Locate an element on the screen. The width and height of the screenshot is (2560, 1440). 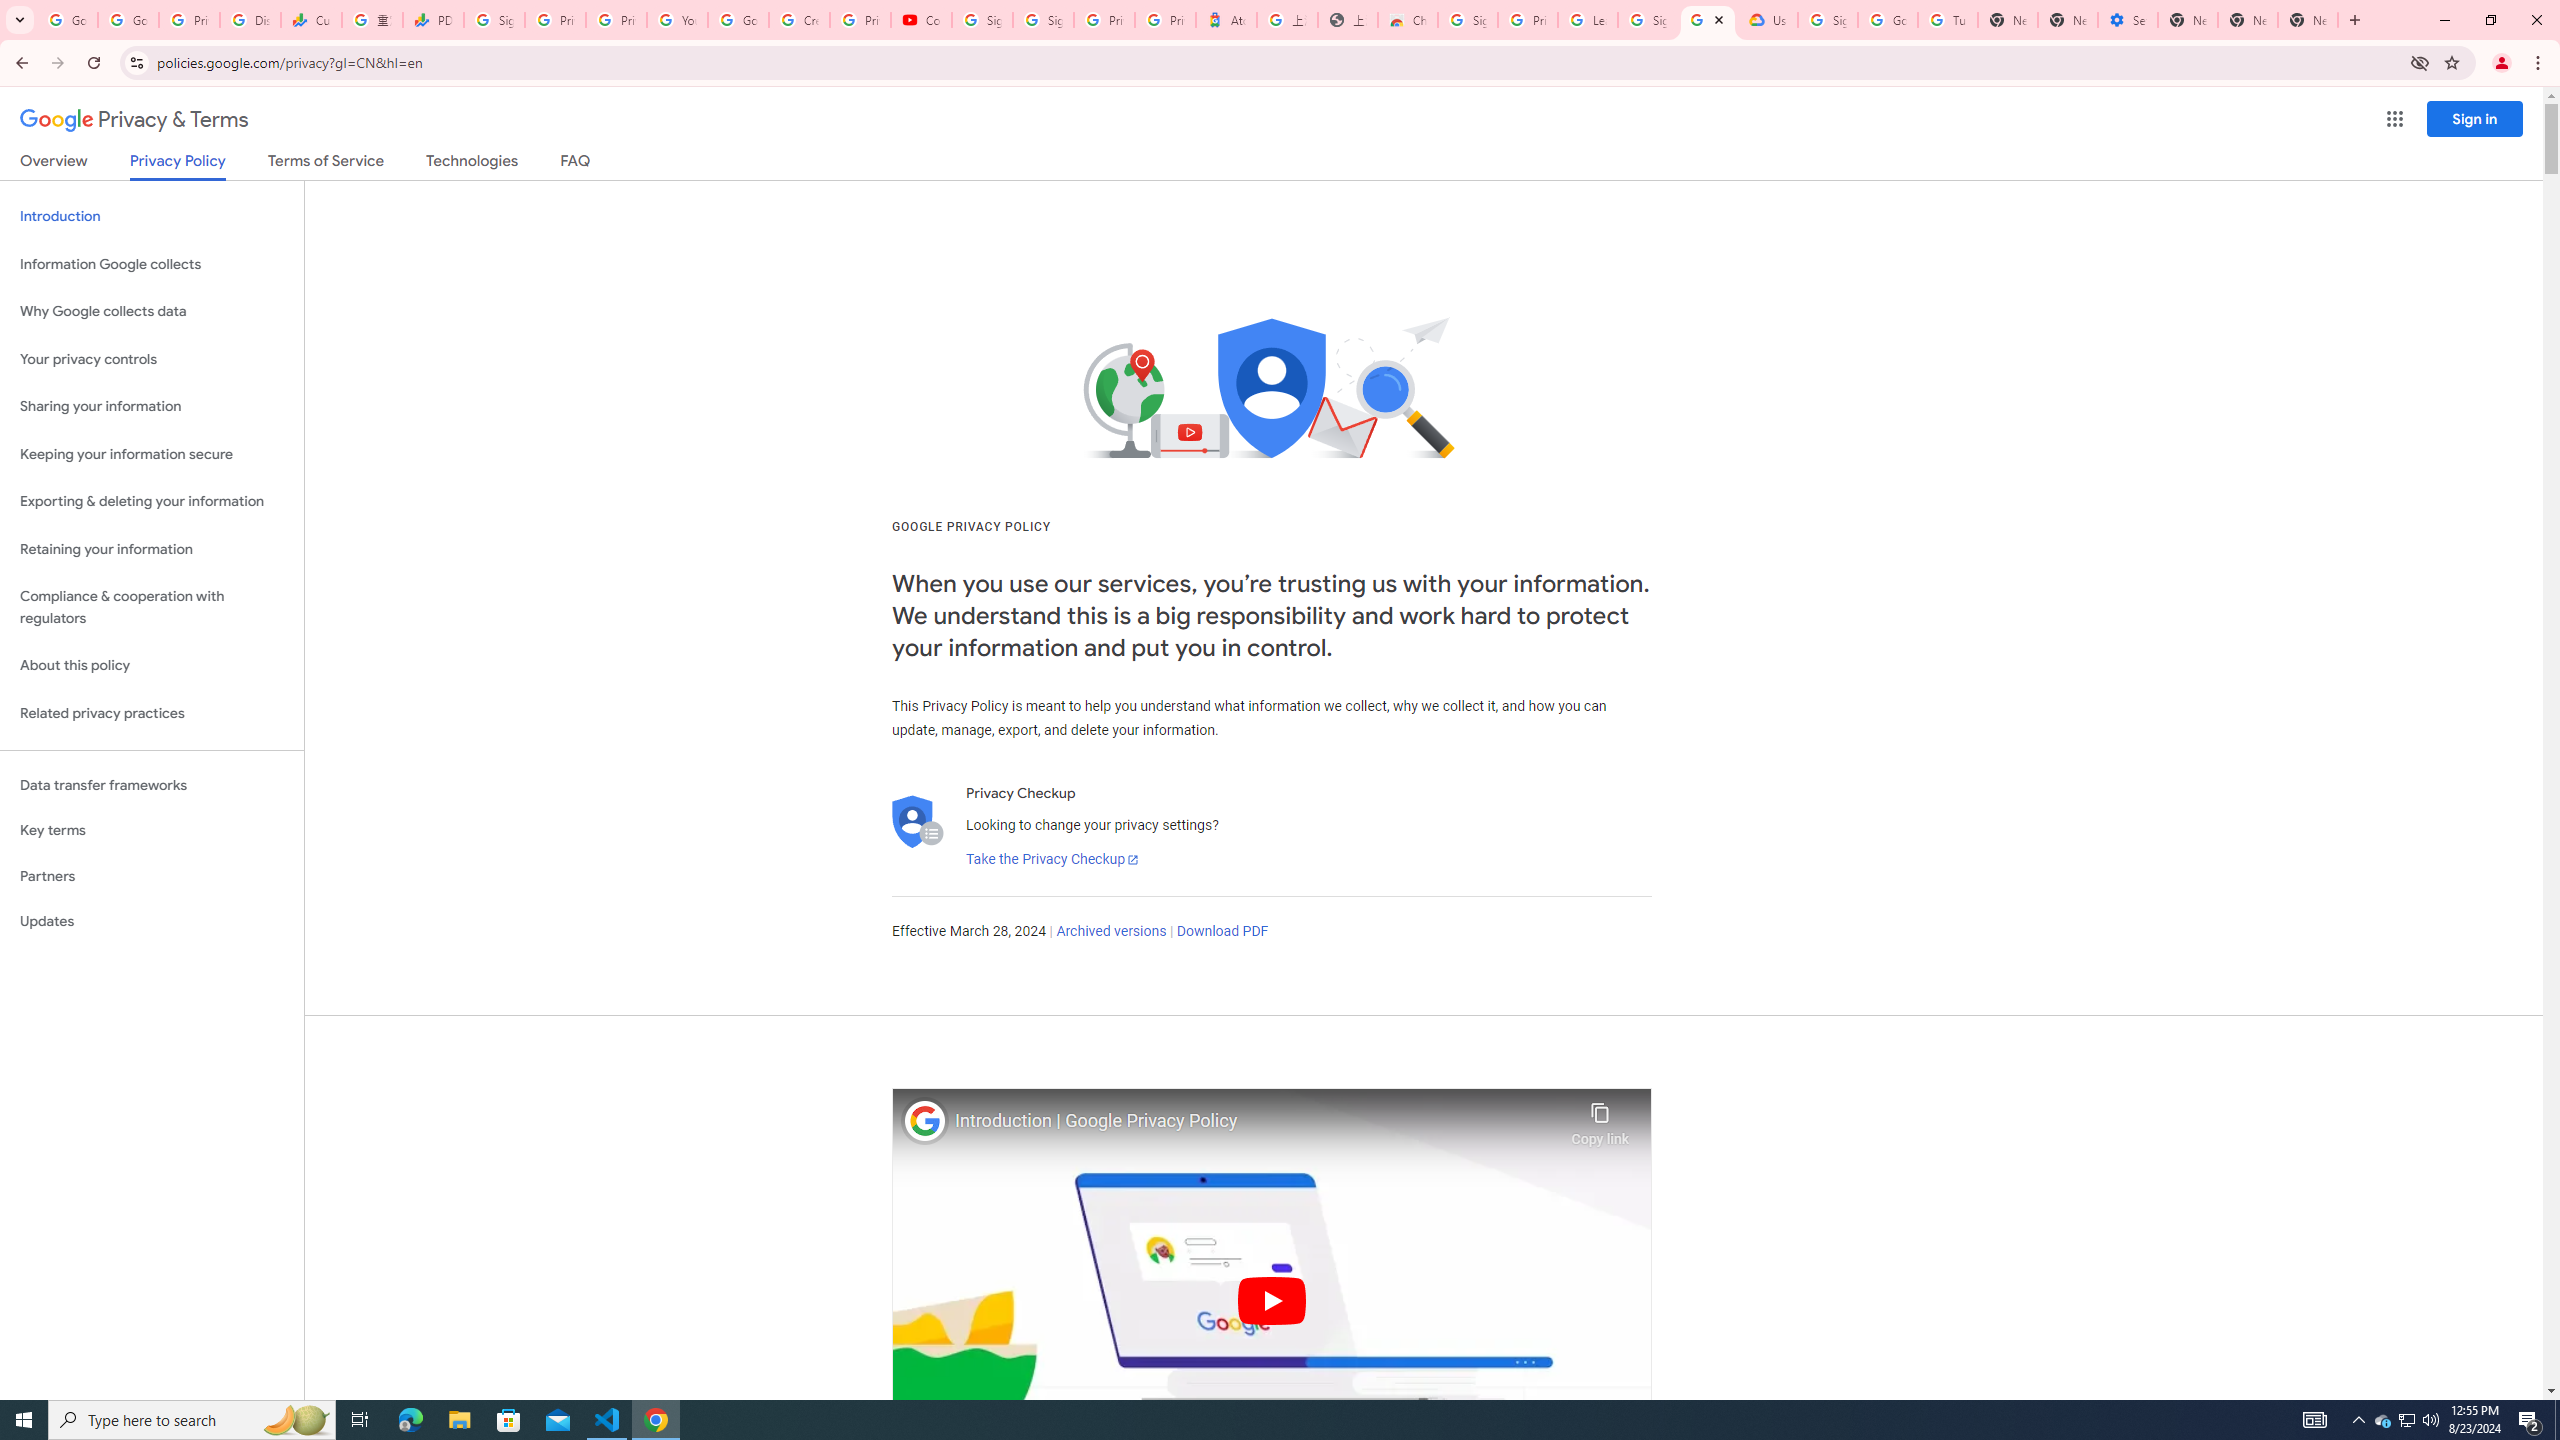
'Information Google collects' is located at coordinates (151, 264).